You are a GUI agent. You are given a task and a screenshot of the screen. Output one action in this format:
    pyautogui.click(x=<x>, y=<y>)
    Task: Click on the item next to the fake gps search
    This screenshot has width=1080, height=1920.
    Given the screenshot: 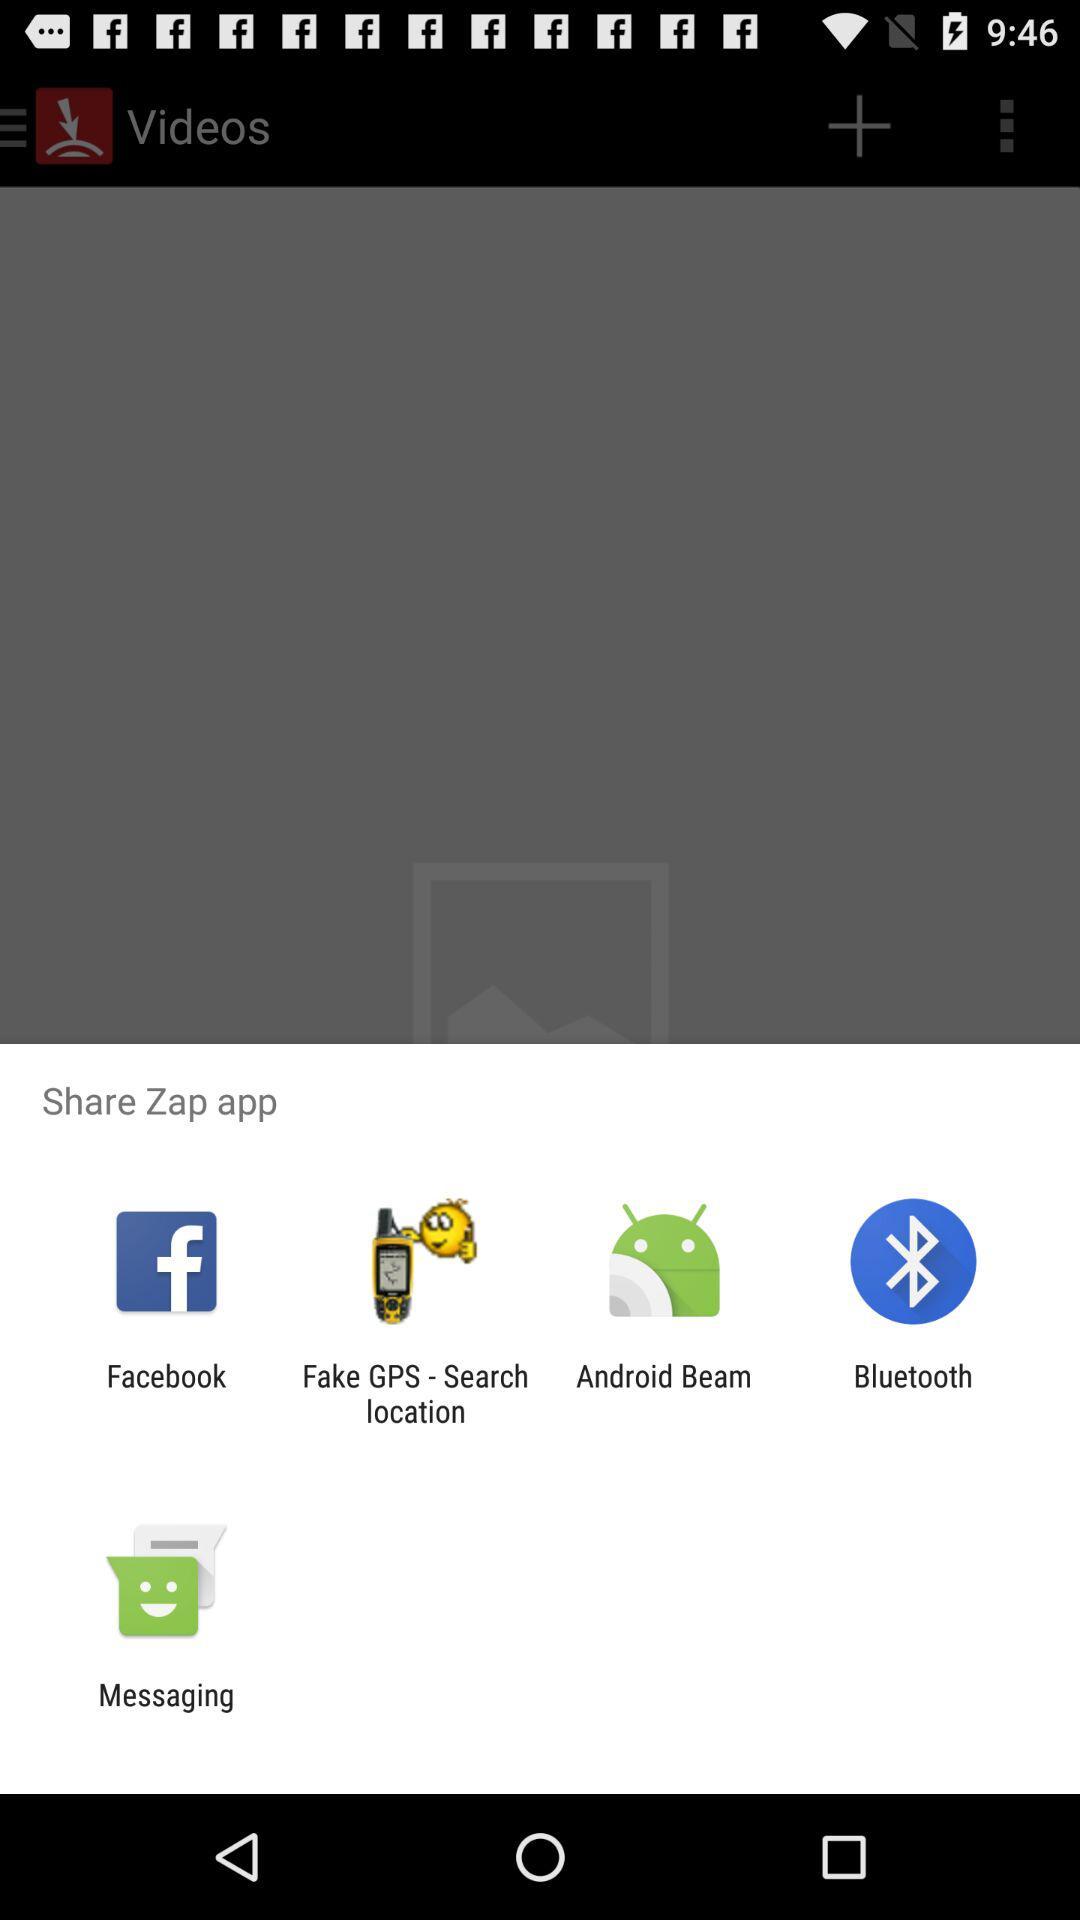 What is the action you would take?
    pyautogui.click(x=165, y=1392)
    